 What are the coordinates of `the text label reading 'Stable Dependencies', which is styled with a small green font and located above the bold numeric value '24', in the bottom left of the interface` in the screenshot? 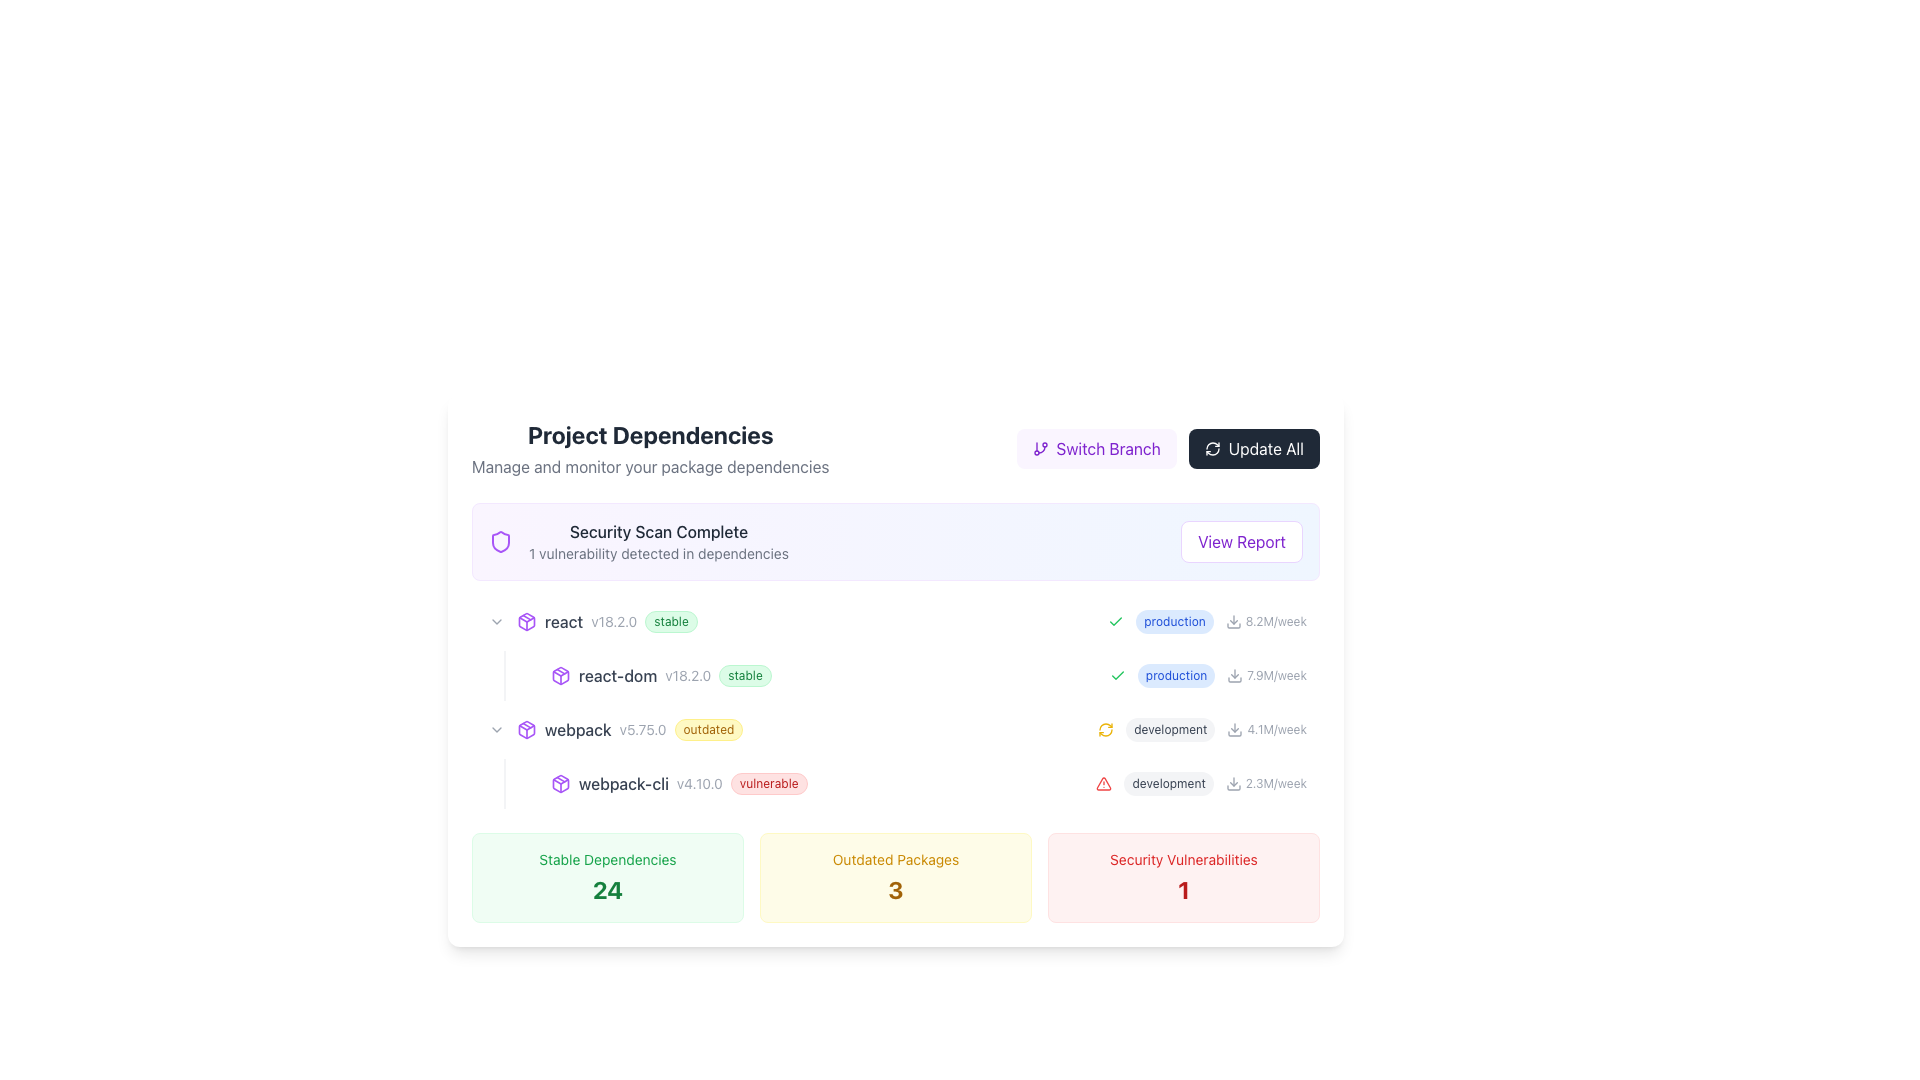 It's located at (607, 859).